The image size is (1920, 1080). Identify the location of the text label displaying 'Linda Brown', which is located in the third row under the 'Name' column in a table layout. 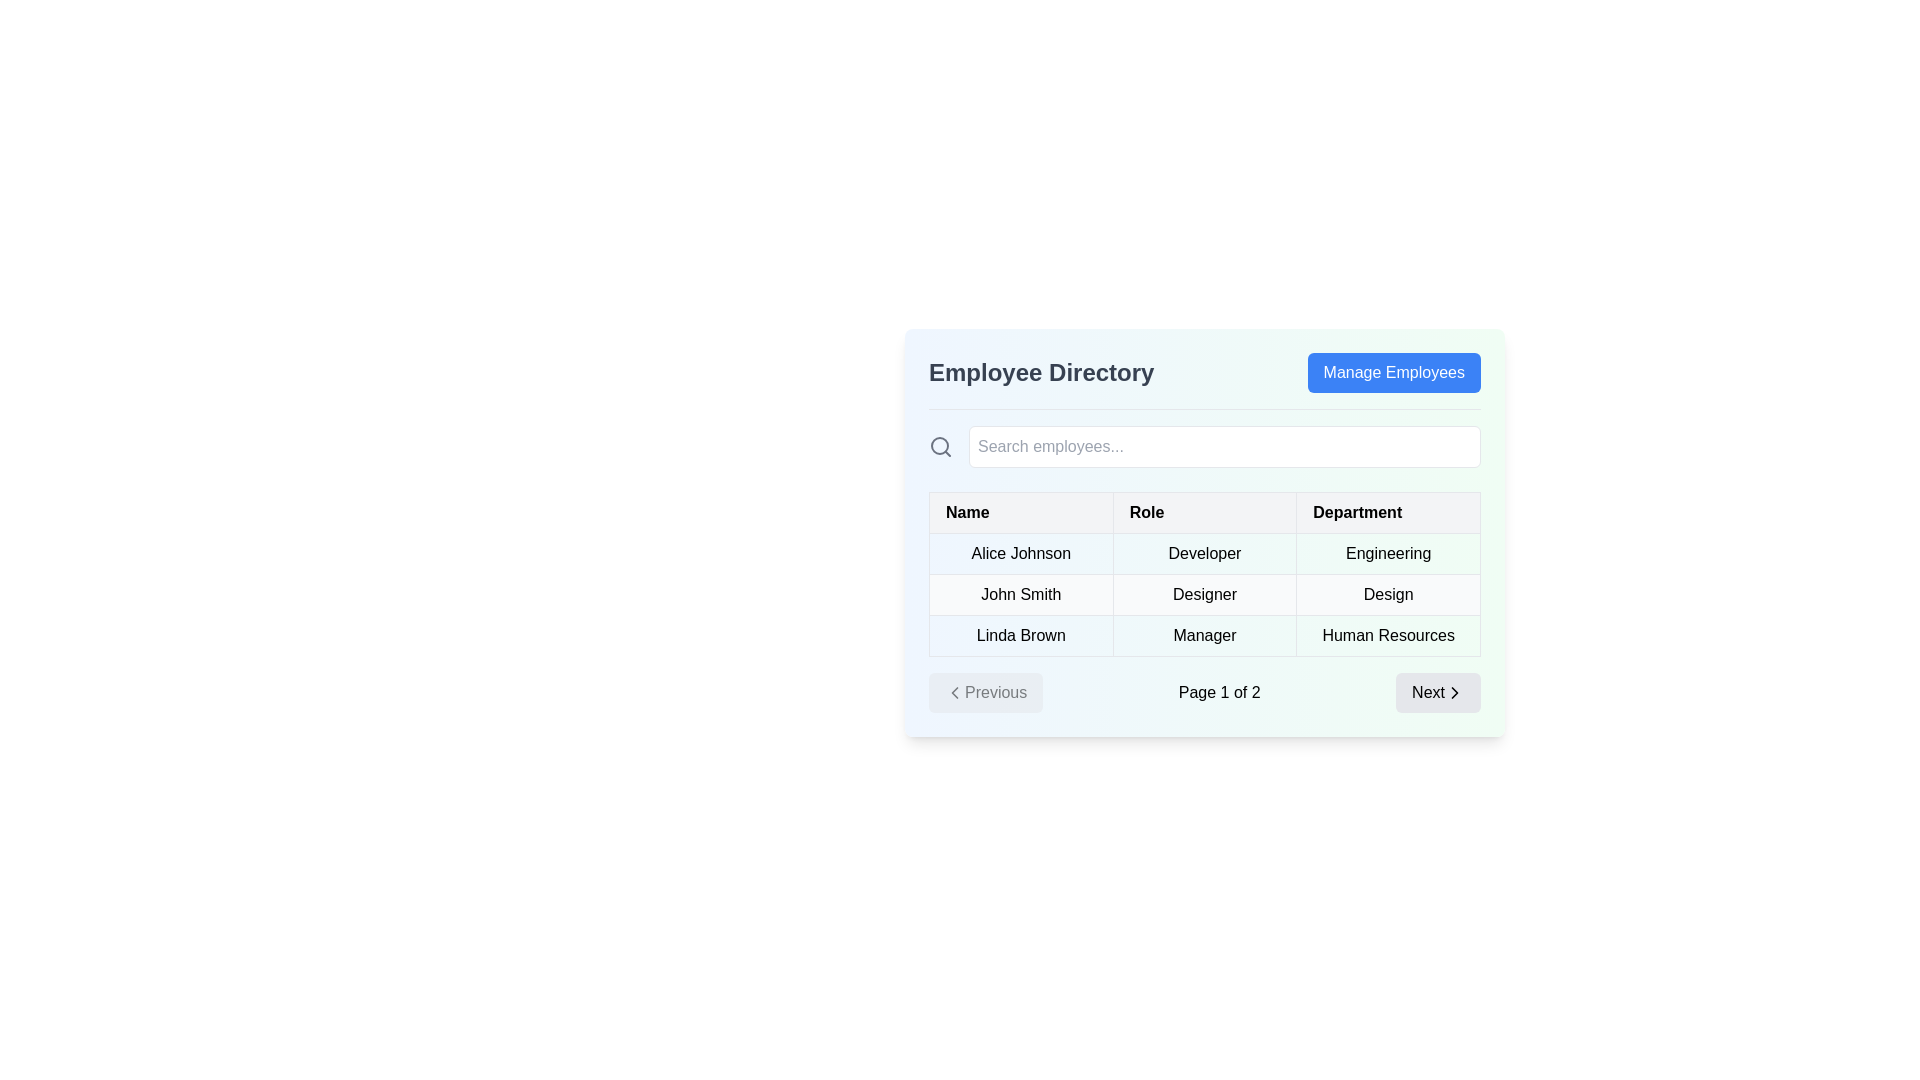
(1021, 636).